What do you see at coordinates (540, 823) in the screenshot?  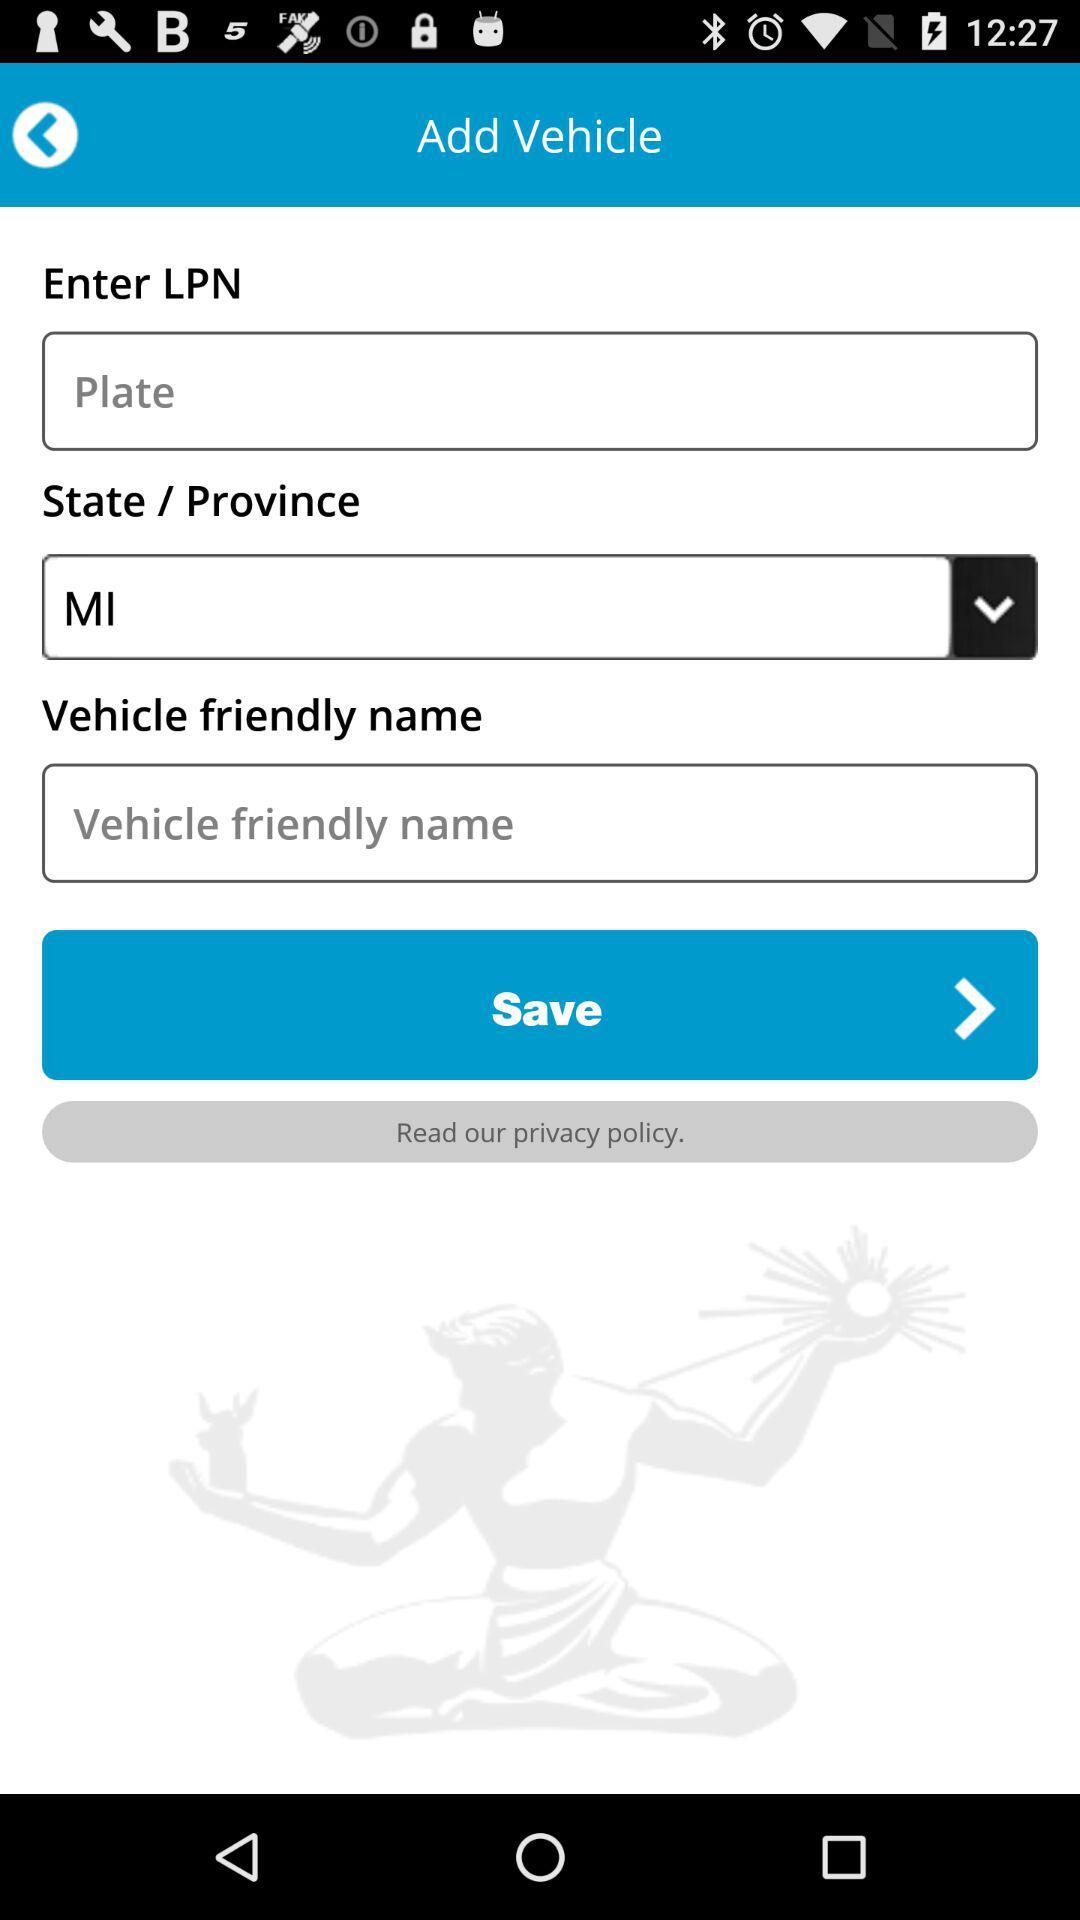 I see `friently name` at bounding box center [540, 823].